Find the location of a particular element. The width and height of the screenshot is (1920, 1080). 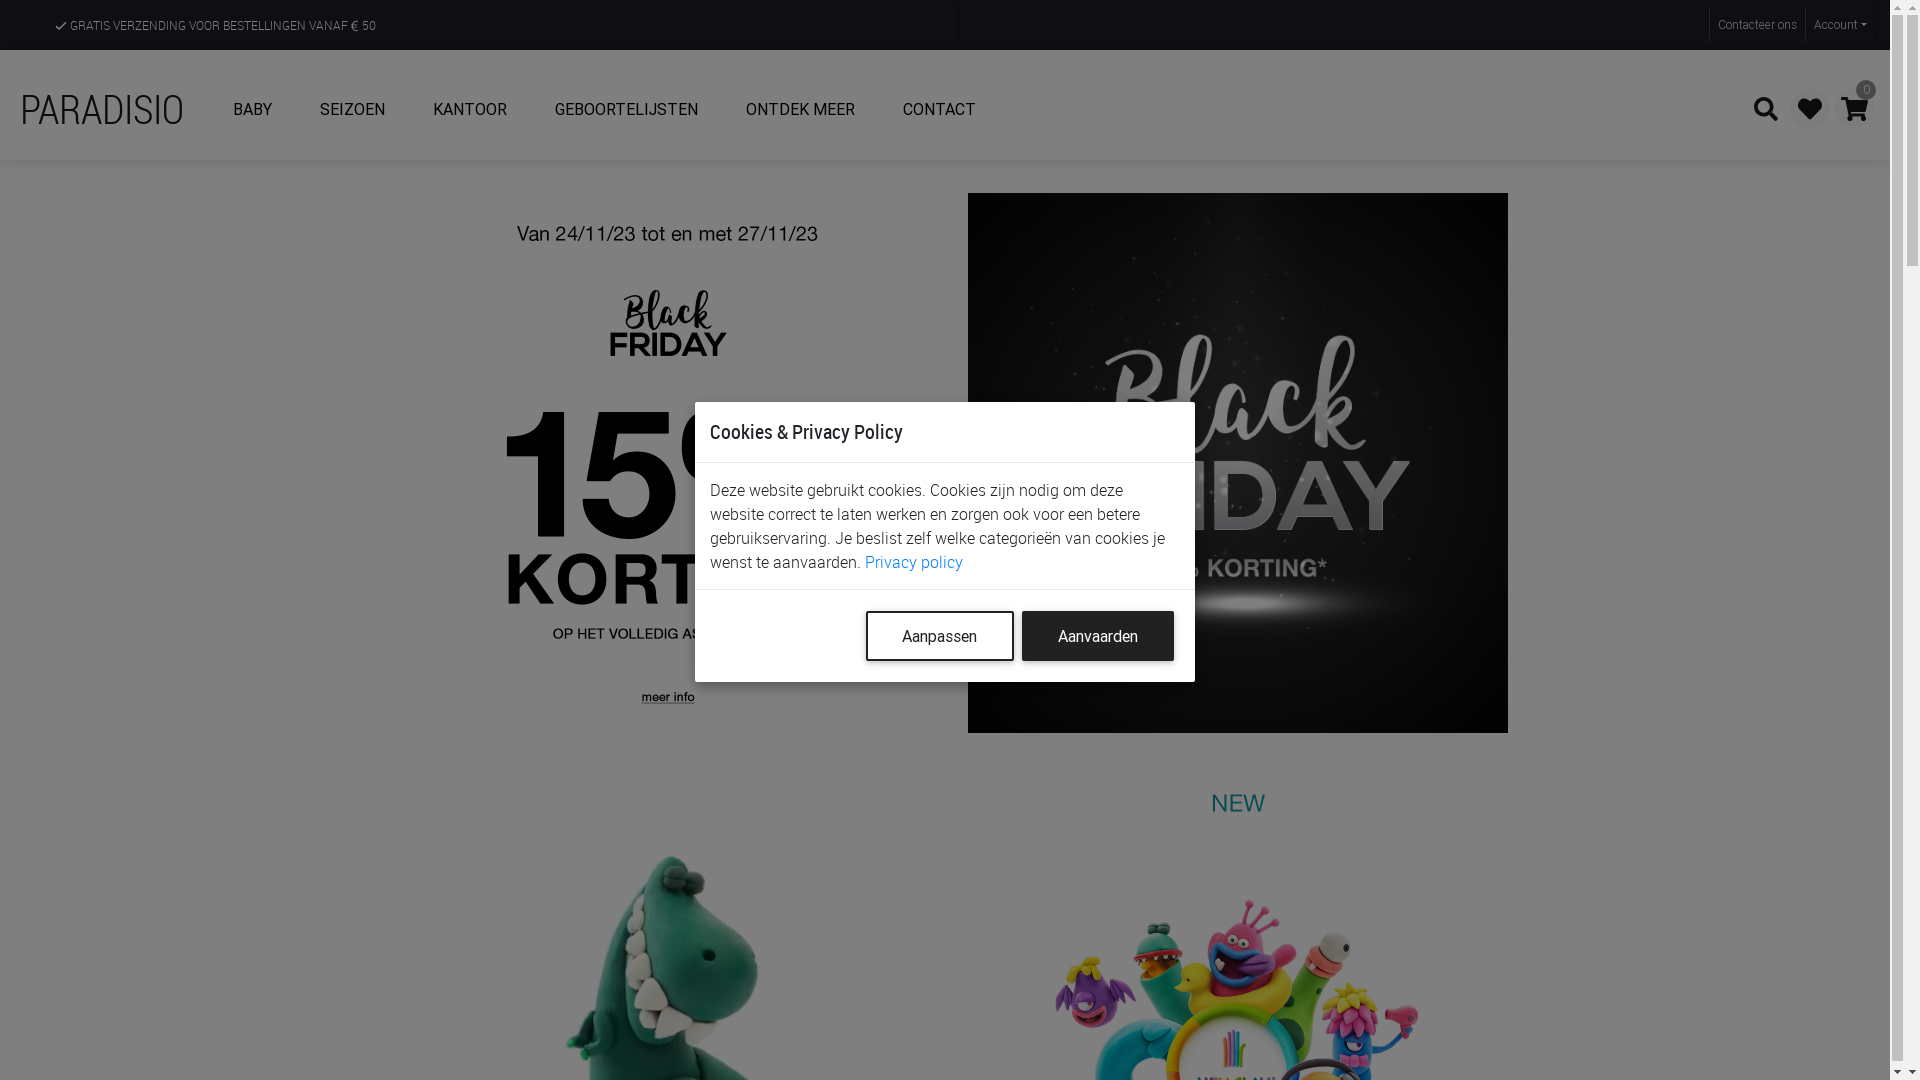

'Contacteer ons' is located at coordinates (1755, 24).